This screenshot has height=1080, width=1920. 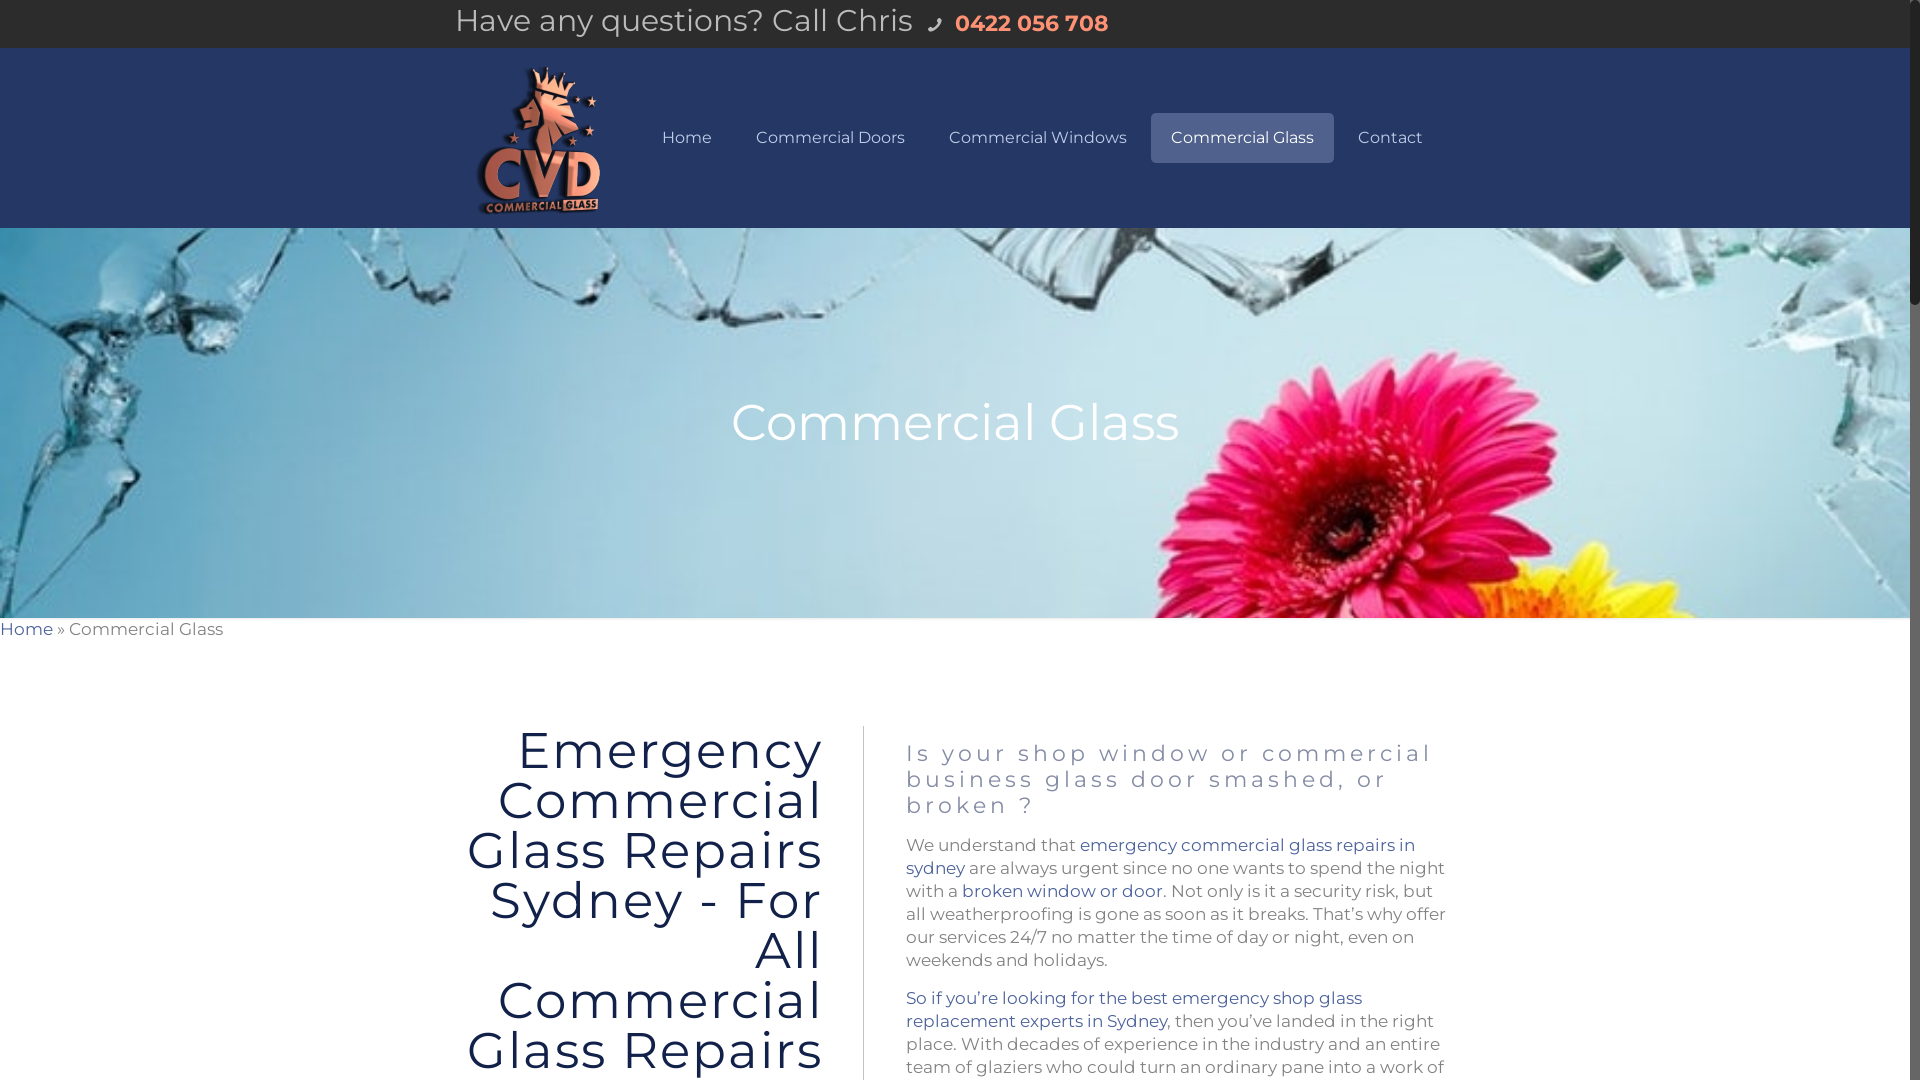 What do you see at coordinates (734, 137) in the screenshot?
I see `'Commercial Doors'` at bounding box center [734, 137].